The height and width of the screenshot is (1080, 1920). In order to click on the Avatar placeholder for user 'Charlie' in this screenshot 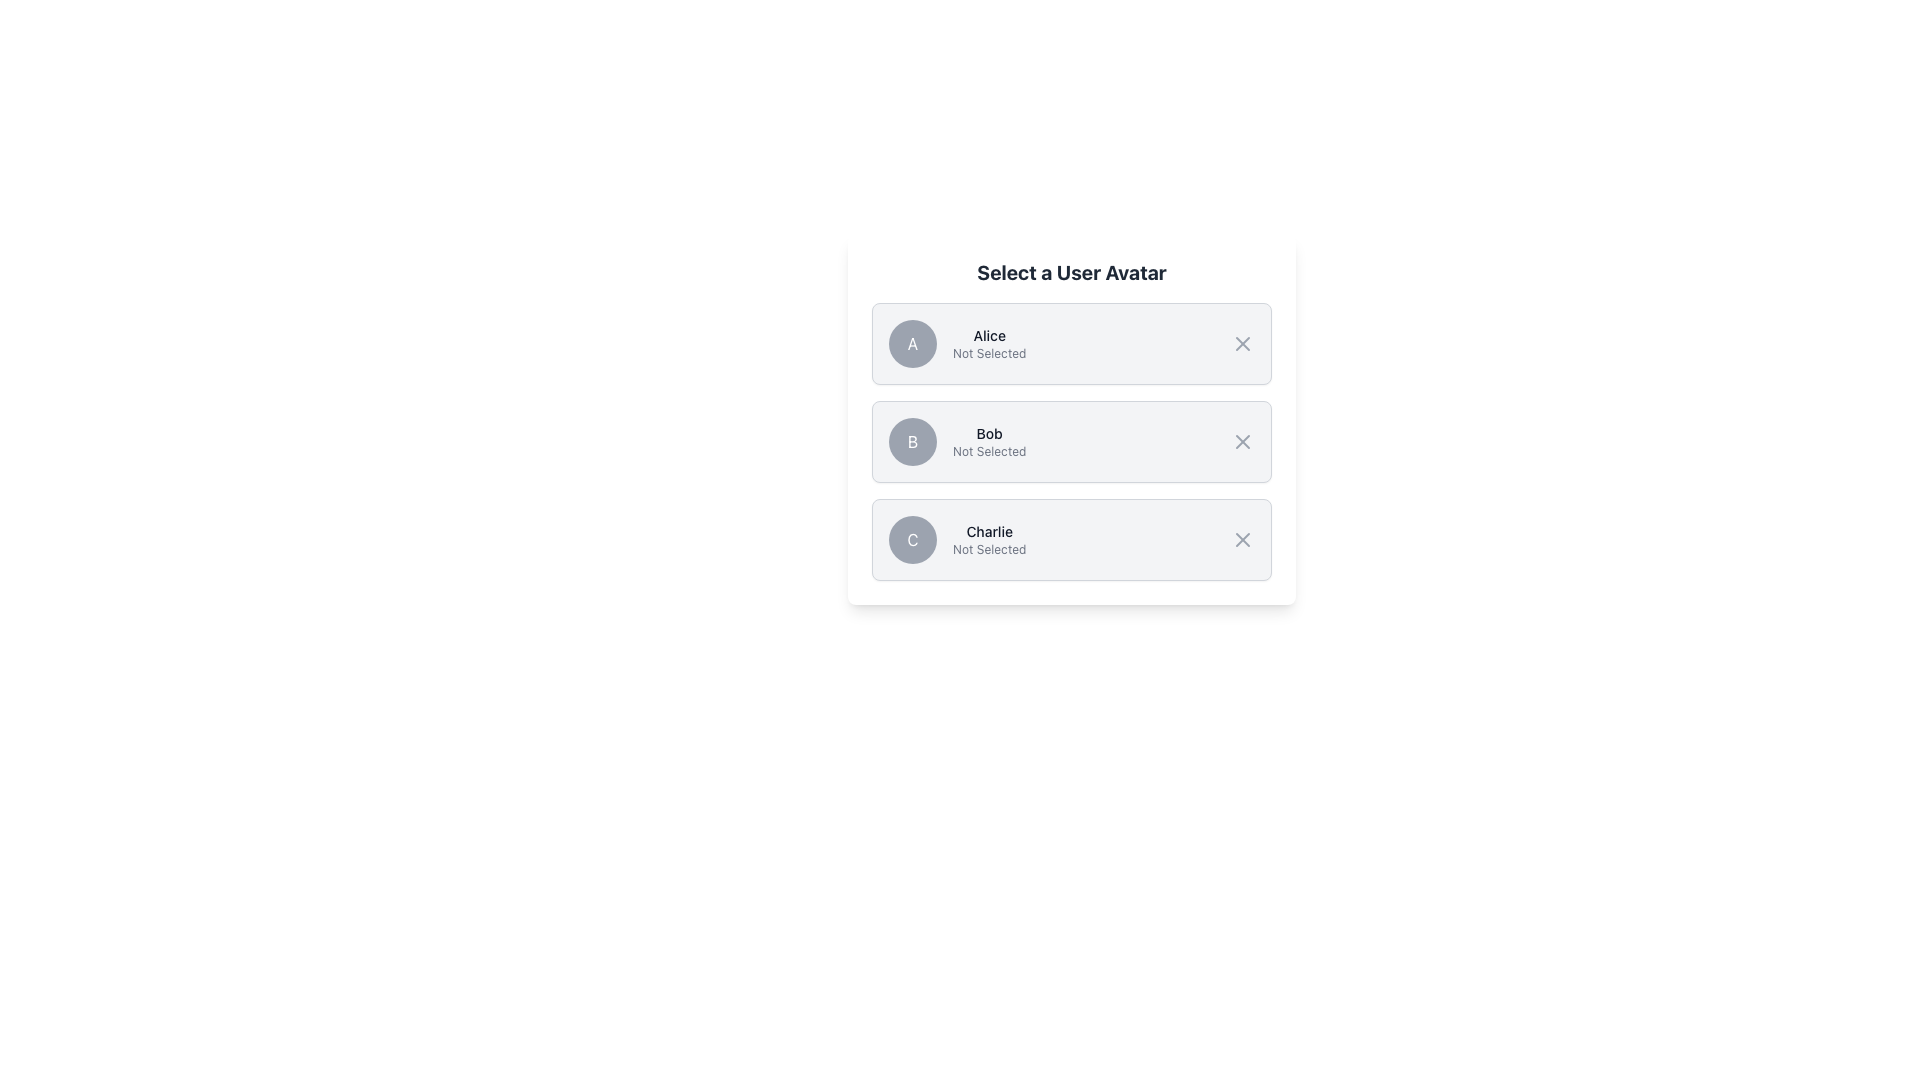, I will do `click(911, 540)`.